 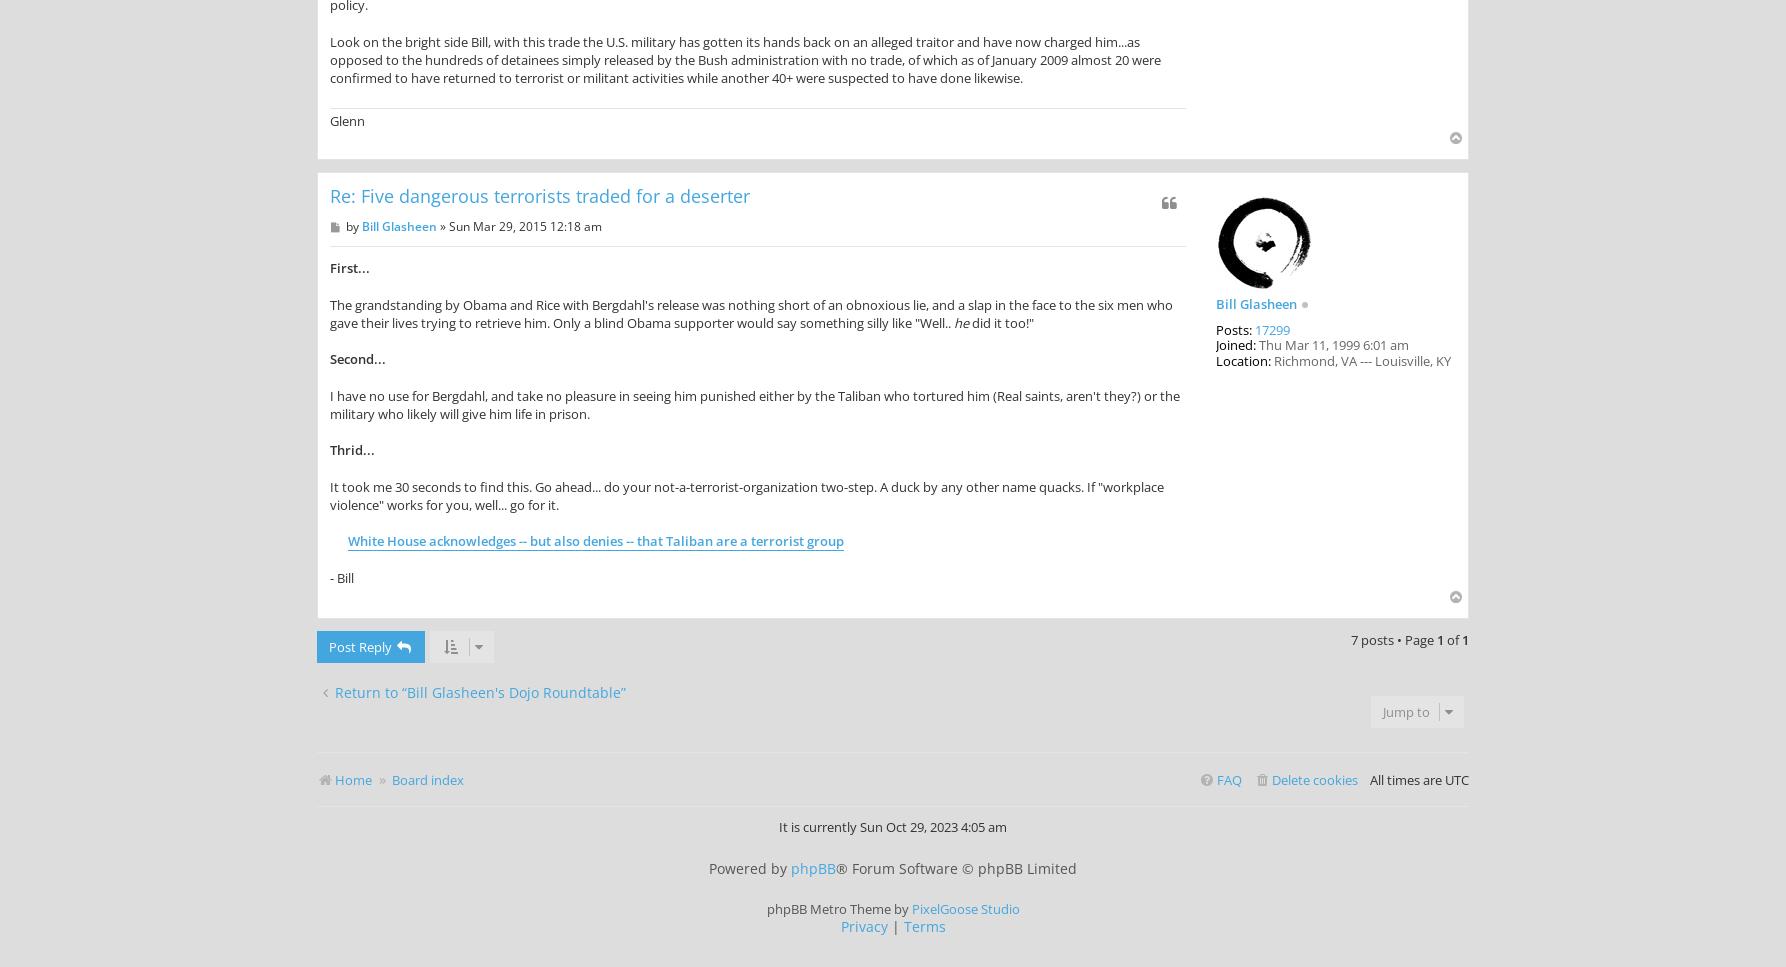 What do you see at coordinates (427, 779) in the screenshot?
I see `'Board index'` at bounding box center [427, 779].